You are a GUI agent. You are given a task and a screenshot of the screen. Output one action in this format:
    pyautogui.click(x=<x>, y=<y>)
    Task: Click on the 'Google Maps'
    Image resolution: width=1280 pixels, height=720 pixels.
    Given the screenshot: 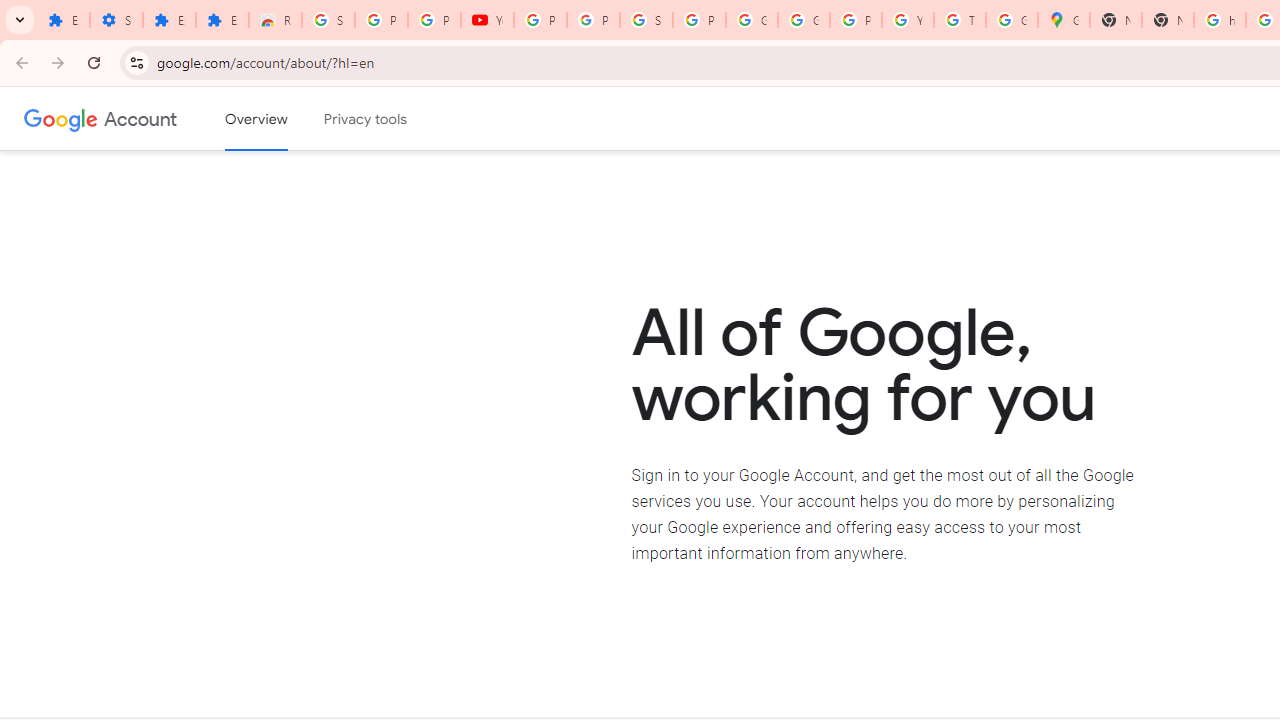 What is the action you would take?
    pyautogui.click(x=1063, y=20)
    